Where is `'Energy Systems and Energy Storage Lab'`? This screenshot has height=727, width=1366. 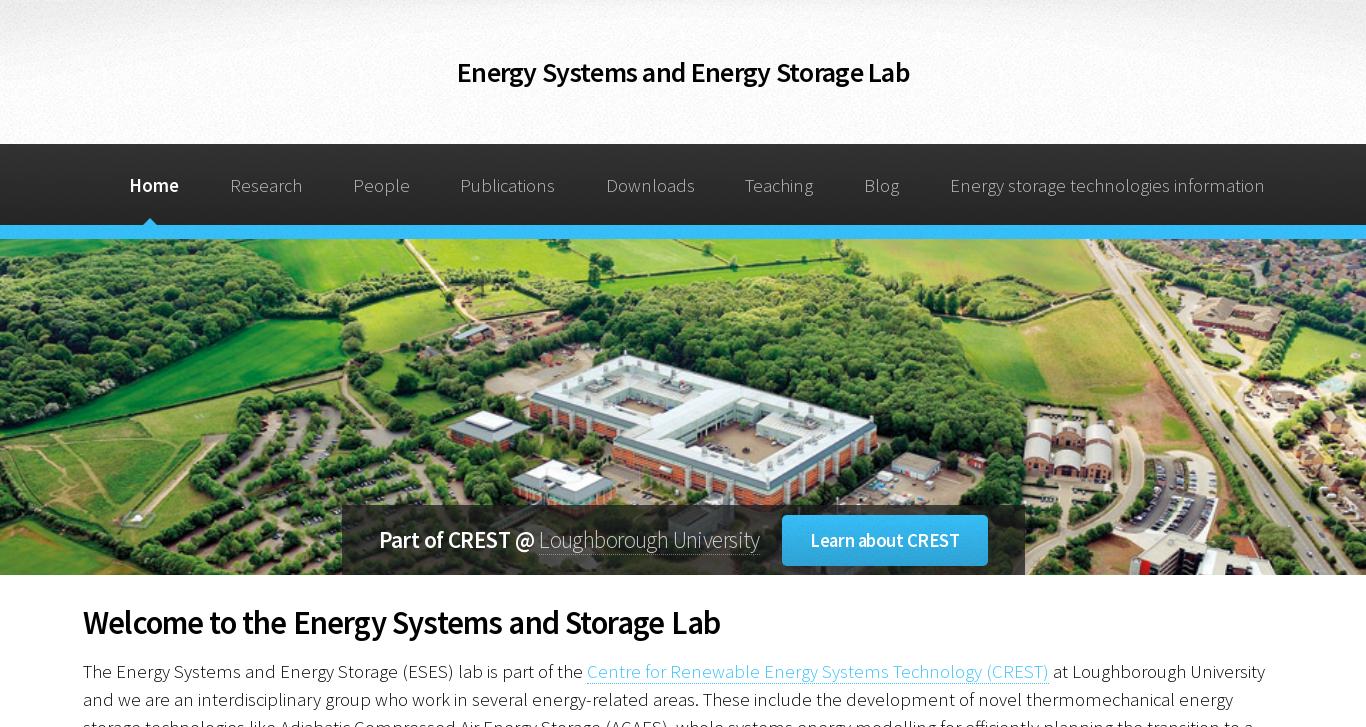
'Energy Systems and Energy Storage Lab' is located at coordinates (681, 71).